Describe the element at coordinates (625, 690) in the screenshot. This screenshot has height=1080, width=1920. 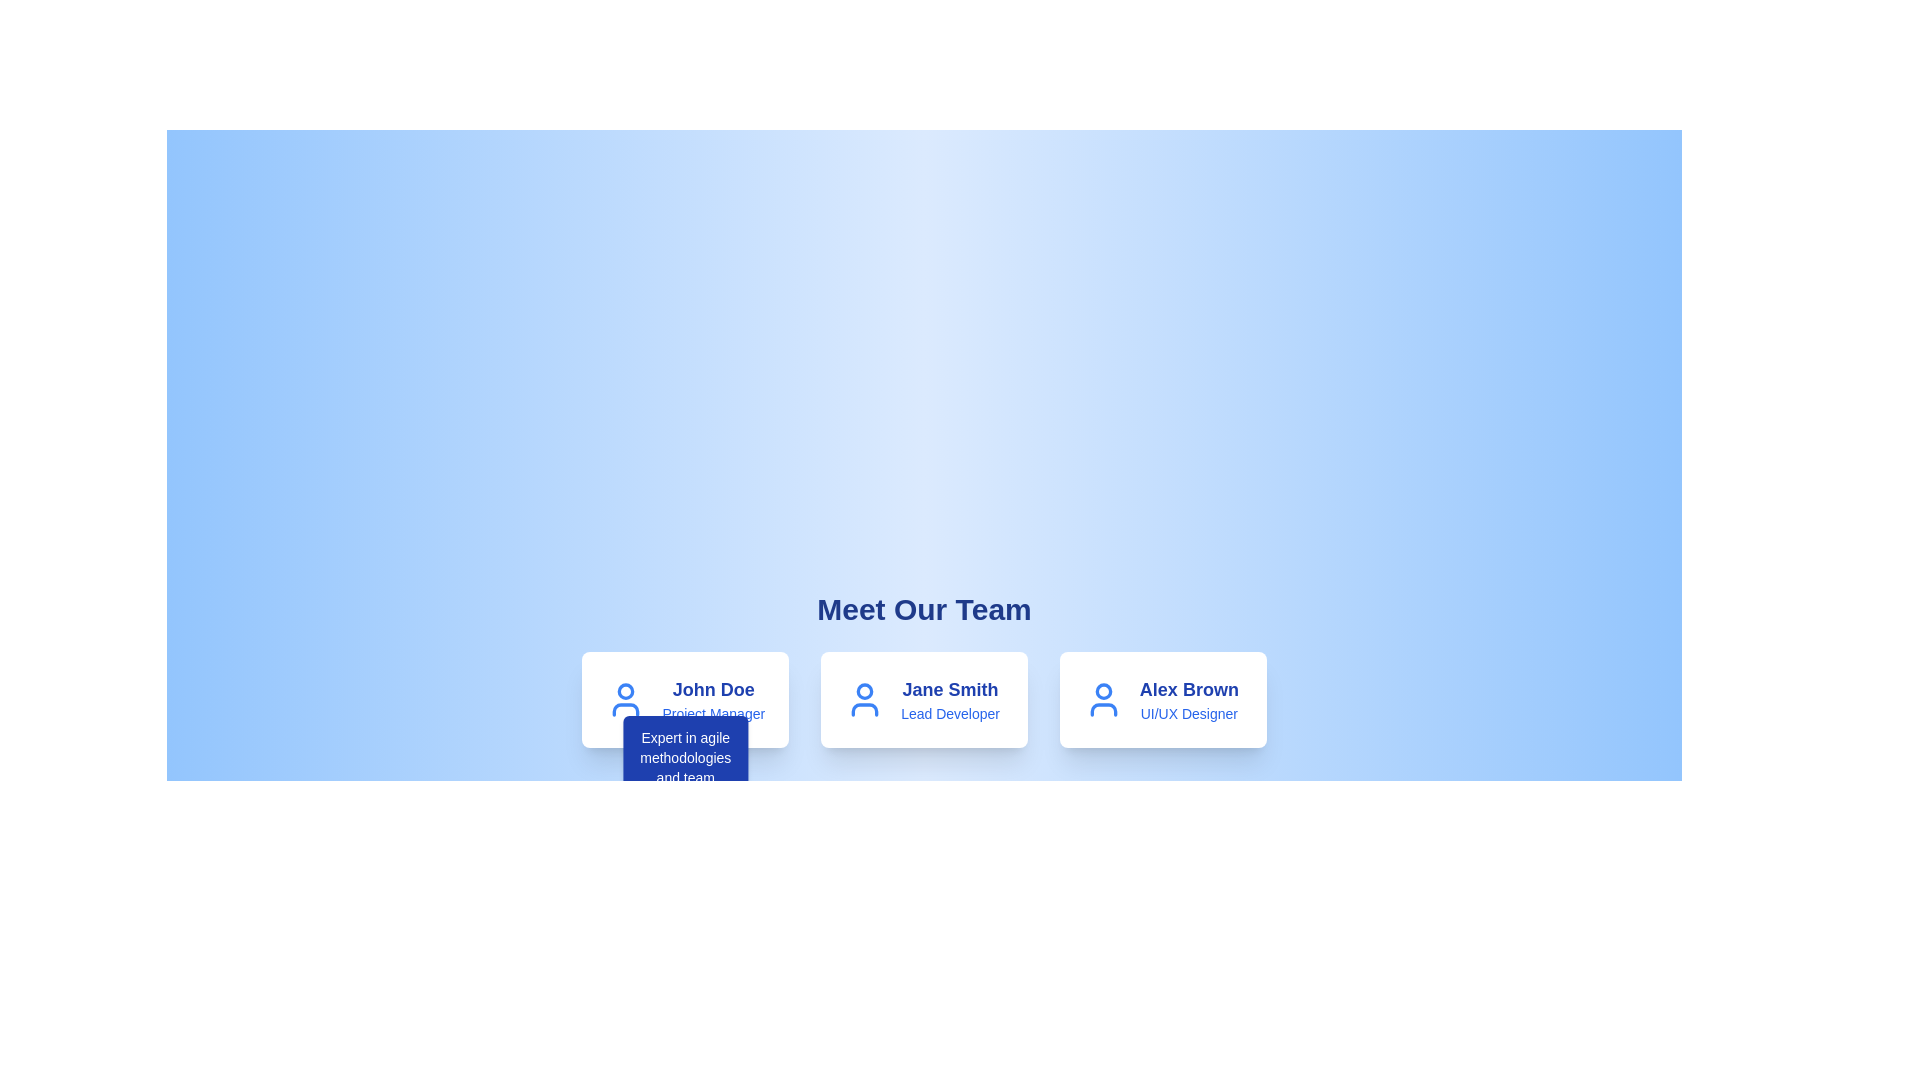
I see `the circular user profile avatar graphic for 'John Doe', which has a blue border and white interior` at that location.